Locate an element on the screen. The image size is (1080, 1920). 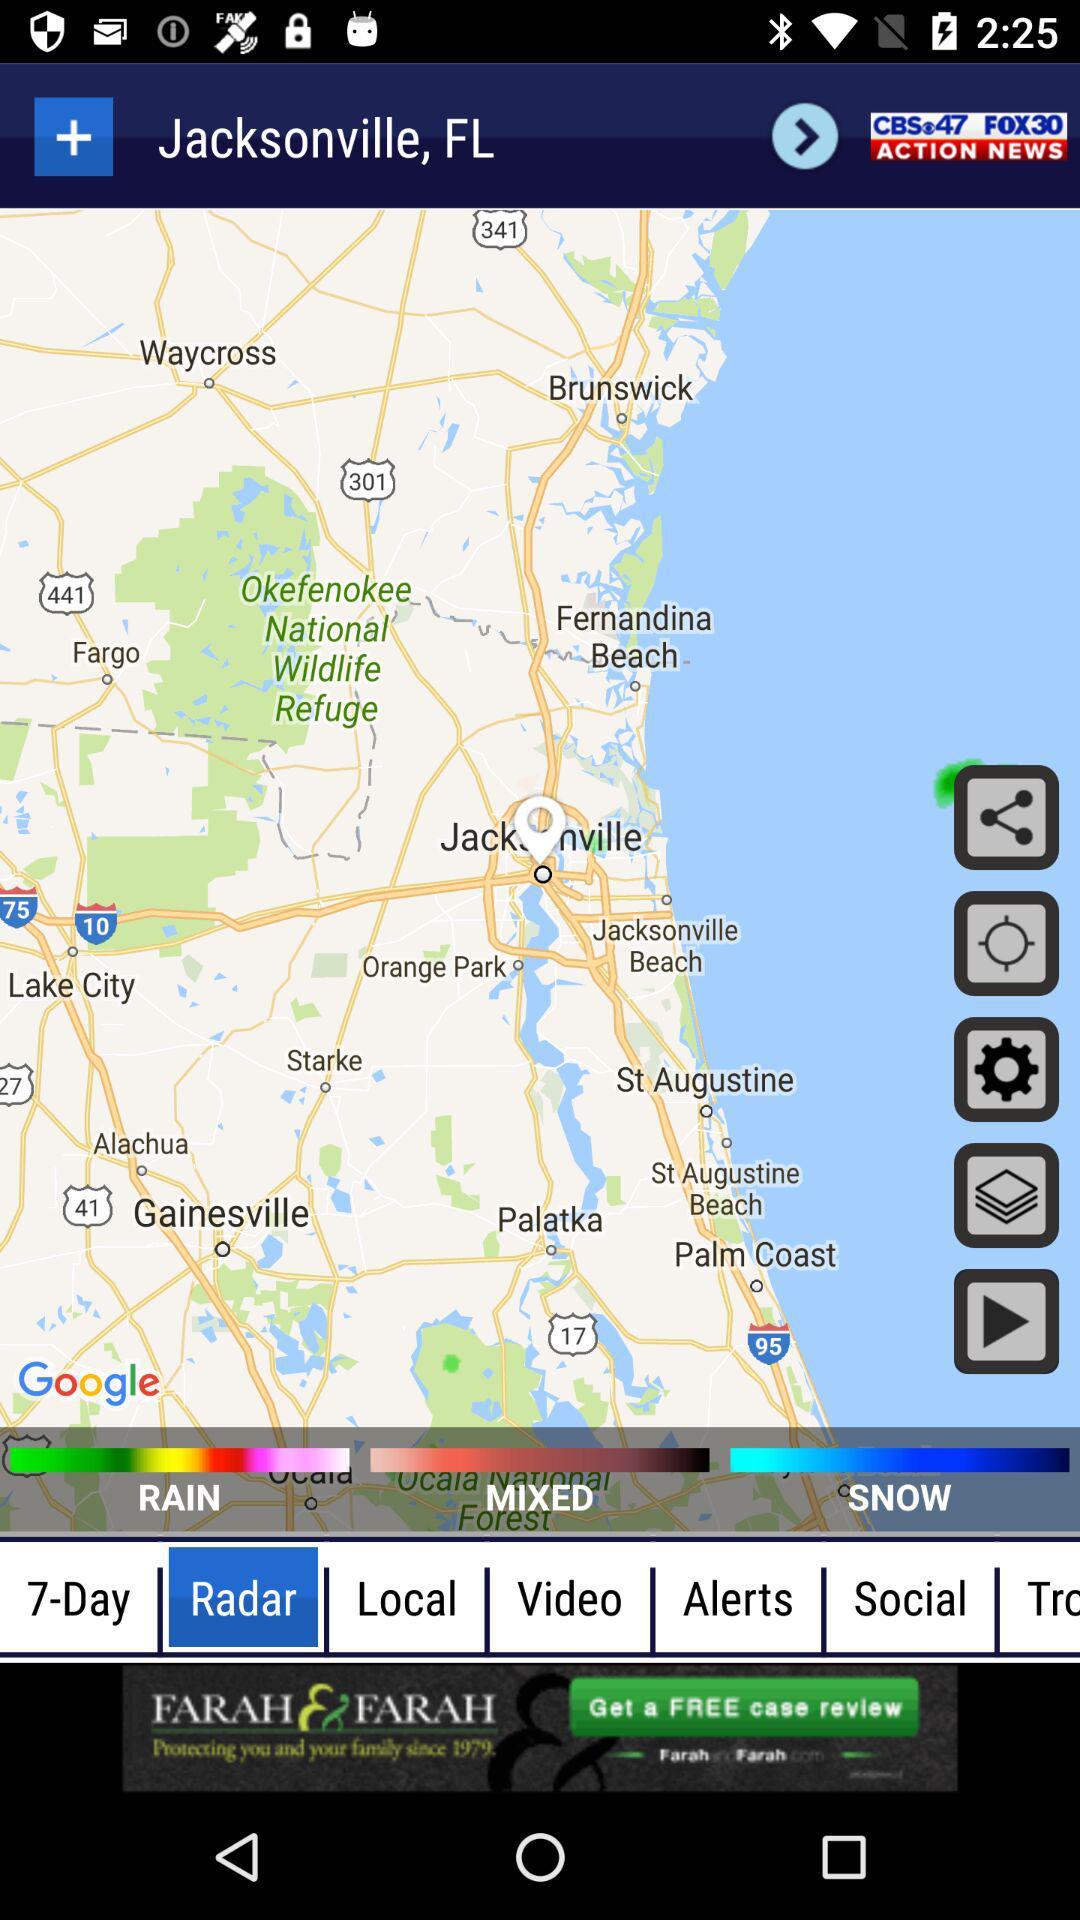
searching option is located at coordinates (72, 135).